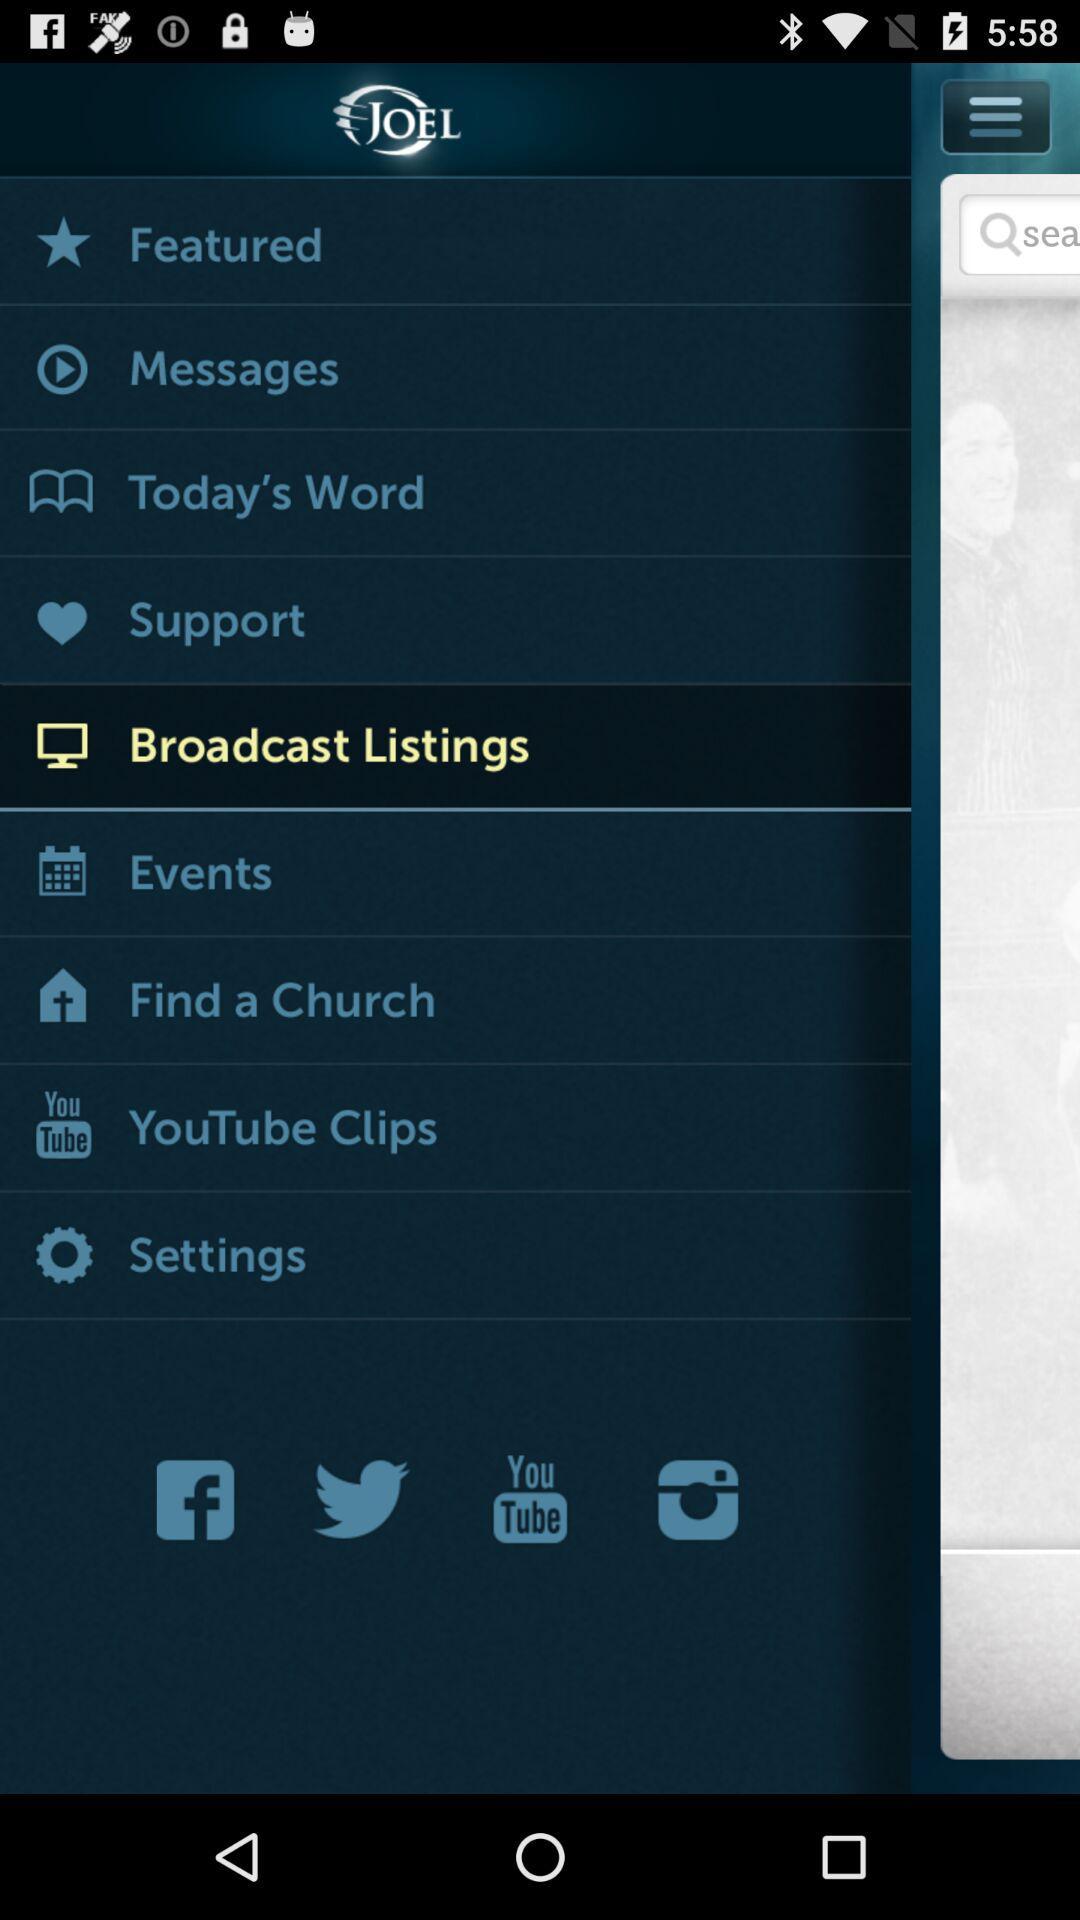 This screenshot has width=1080, height=1920. I want to click on the twitter icon, so click(362, 1605).